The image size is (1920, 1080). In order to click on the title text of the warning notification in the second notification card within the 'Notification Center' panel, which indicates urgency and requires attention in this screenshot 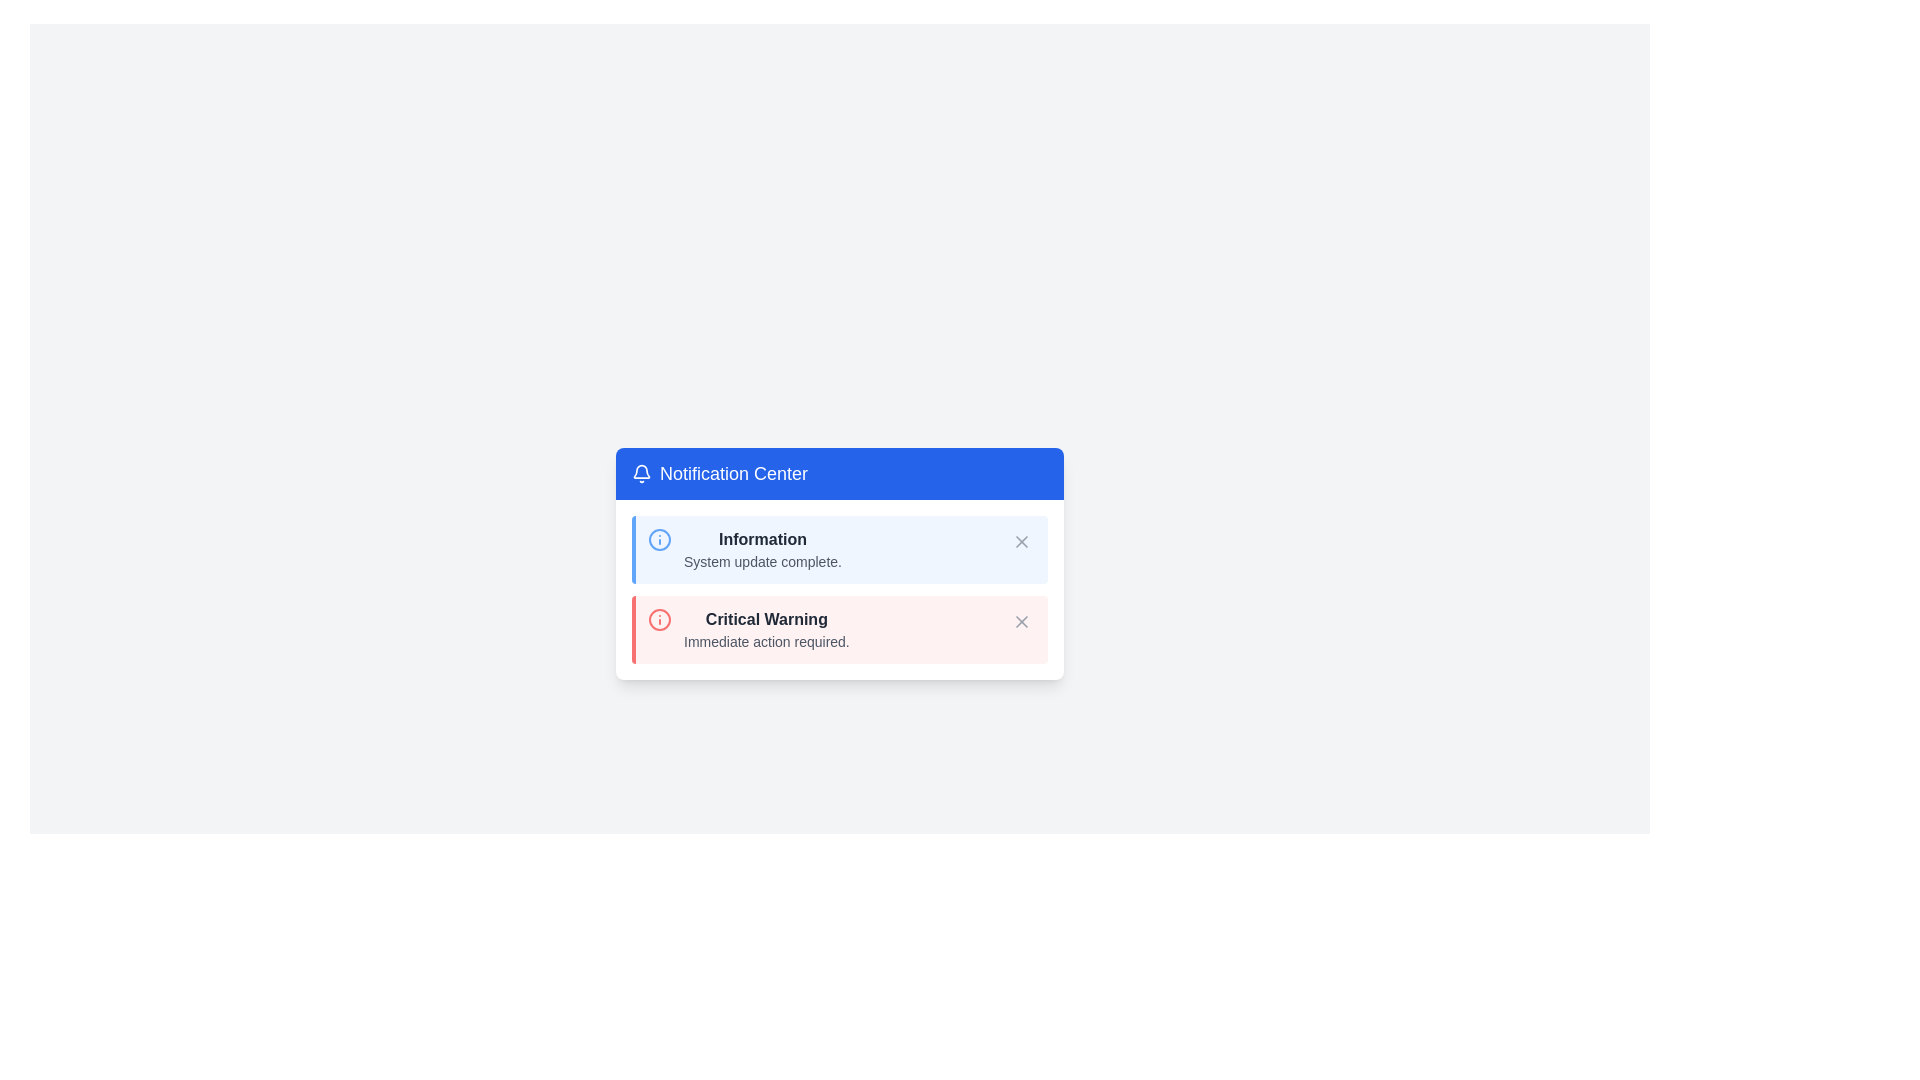, I will do `click(765, 619)`.